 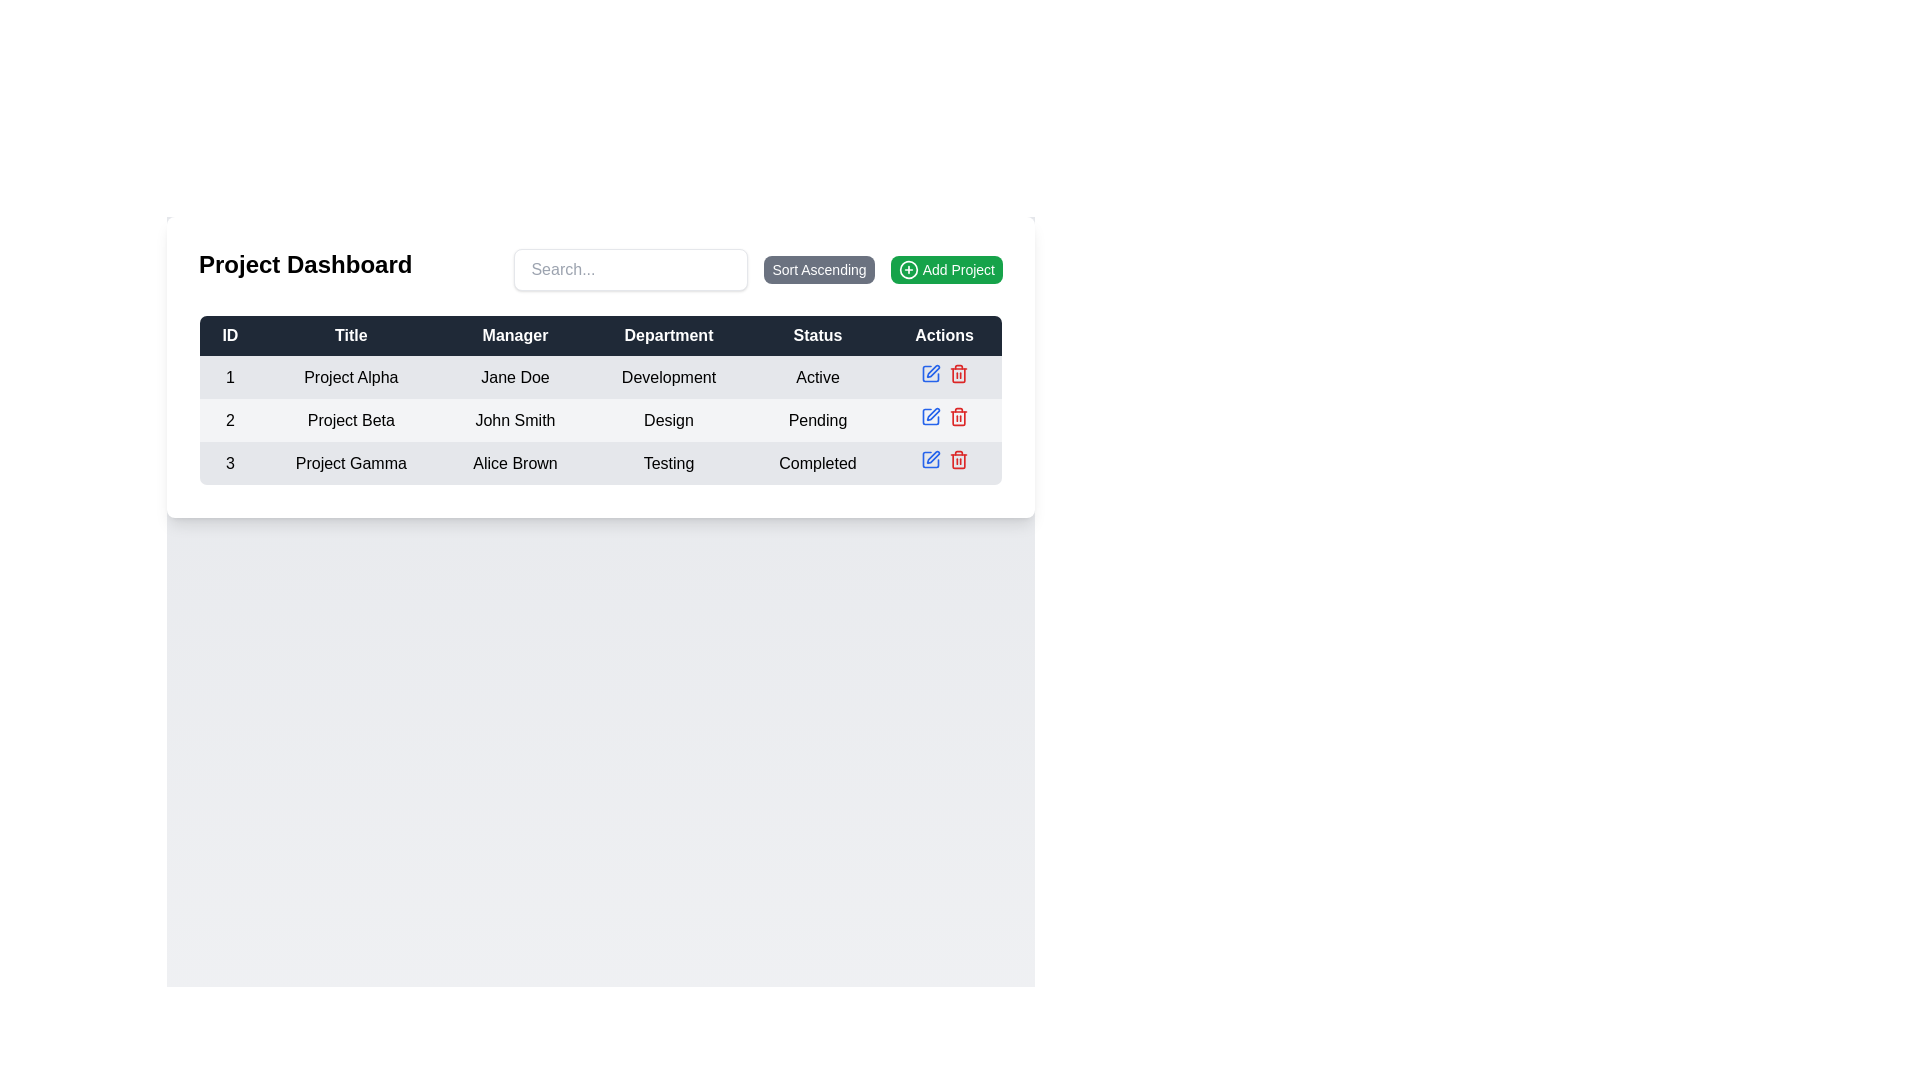 I want to click on the static text label displaying 'Completed' in the table under the 'Status' category for '3 Project Gamma Alice Brown Testing Completed', so click(x=817, y=463).